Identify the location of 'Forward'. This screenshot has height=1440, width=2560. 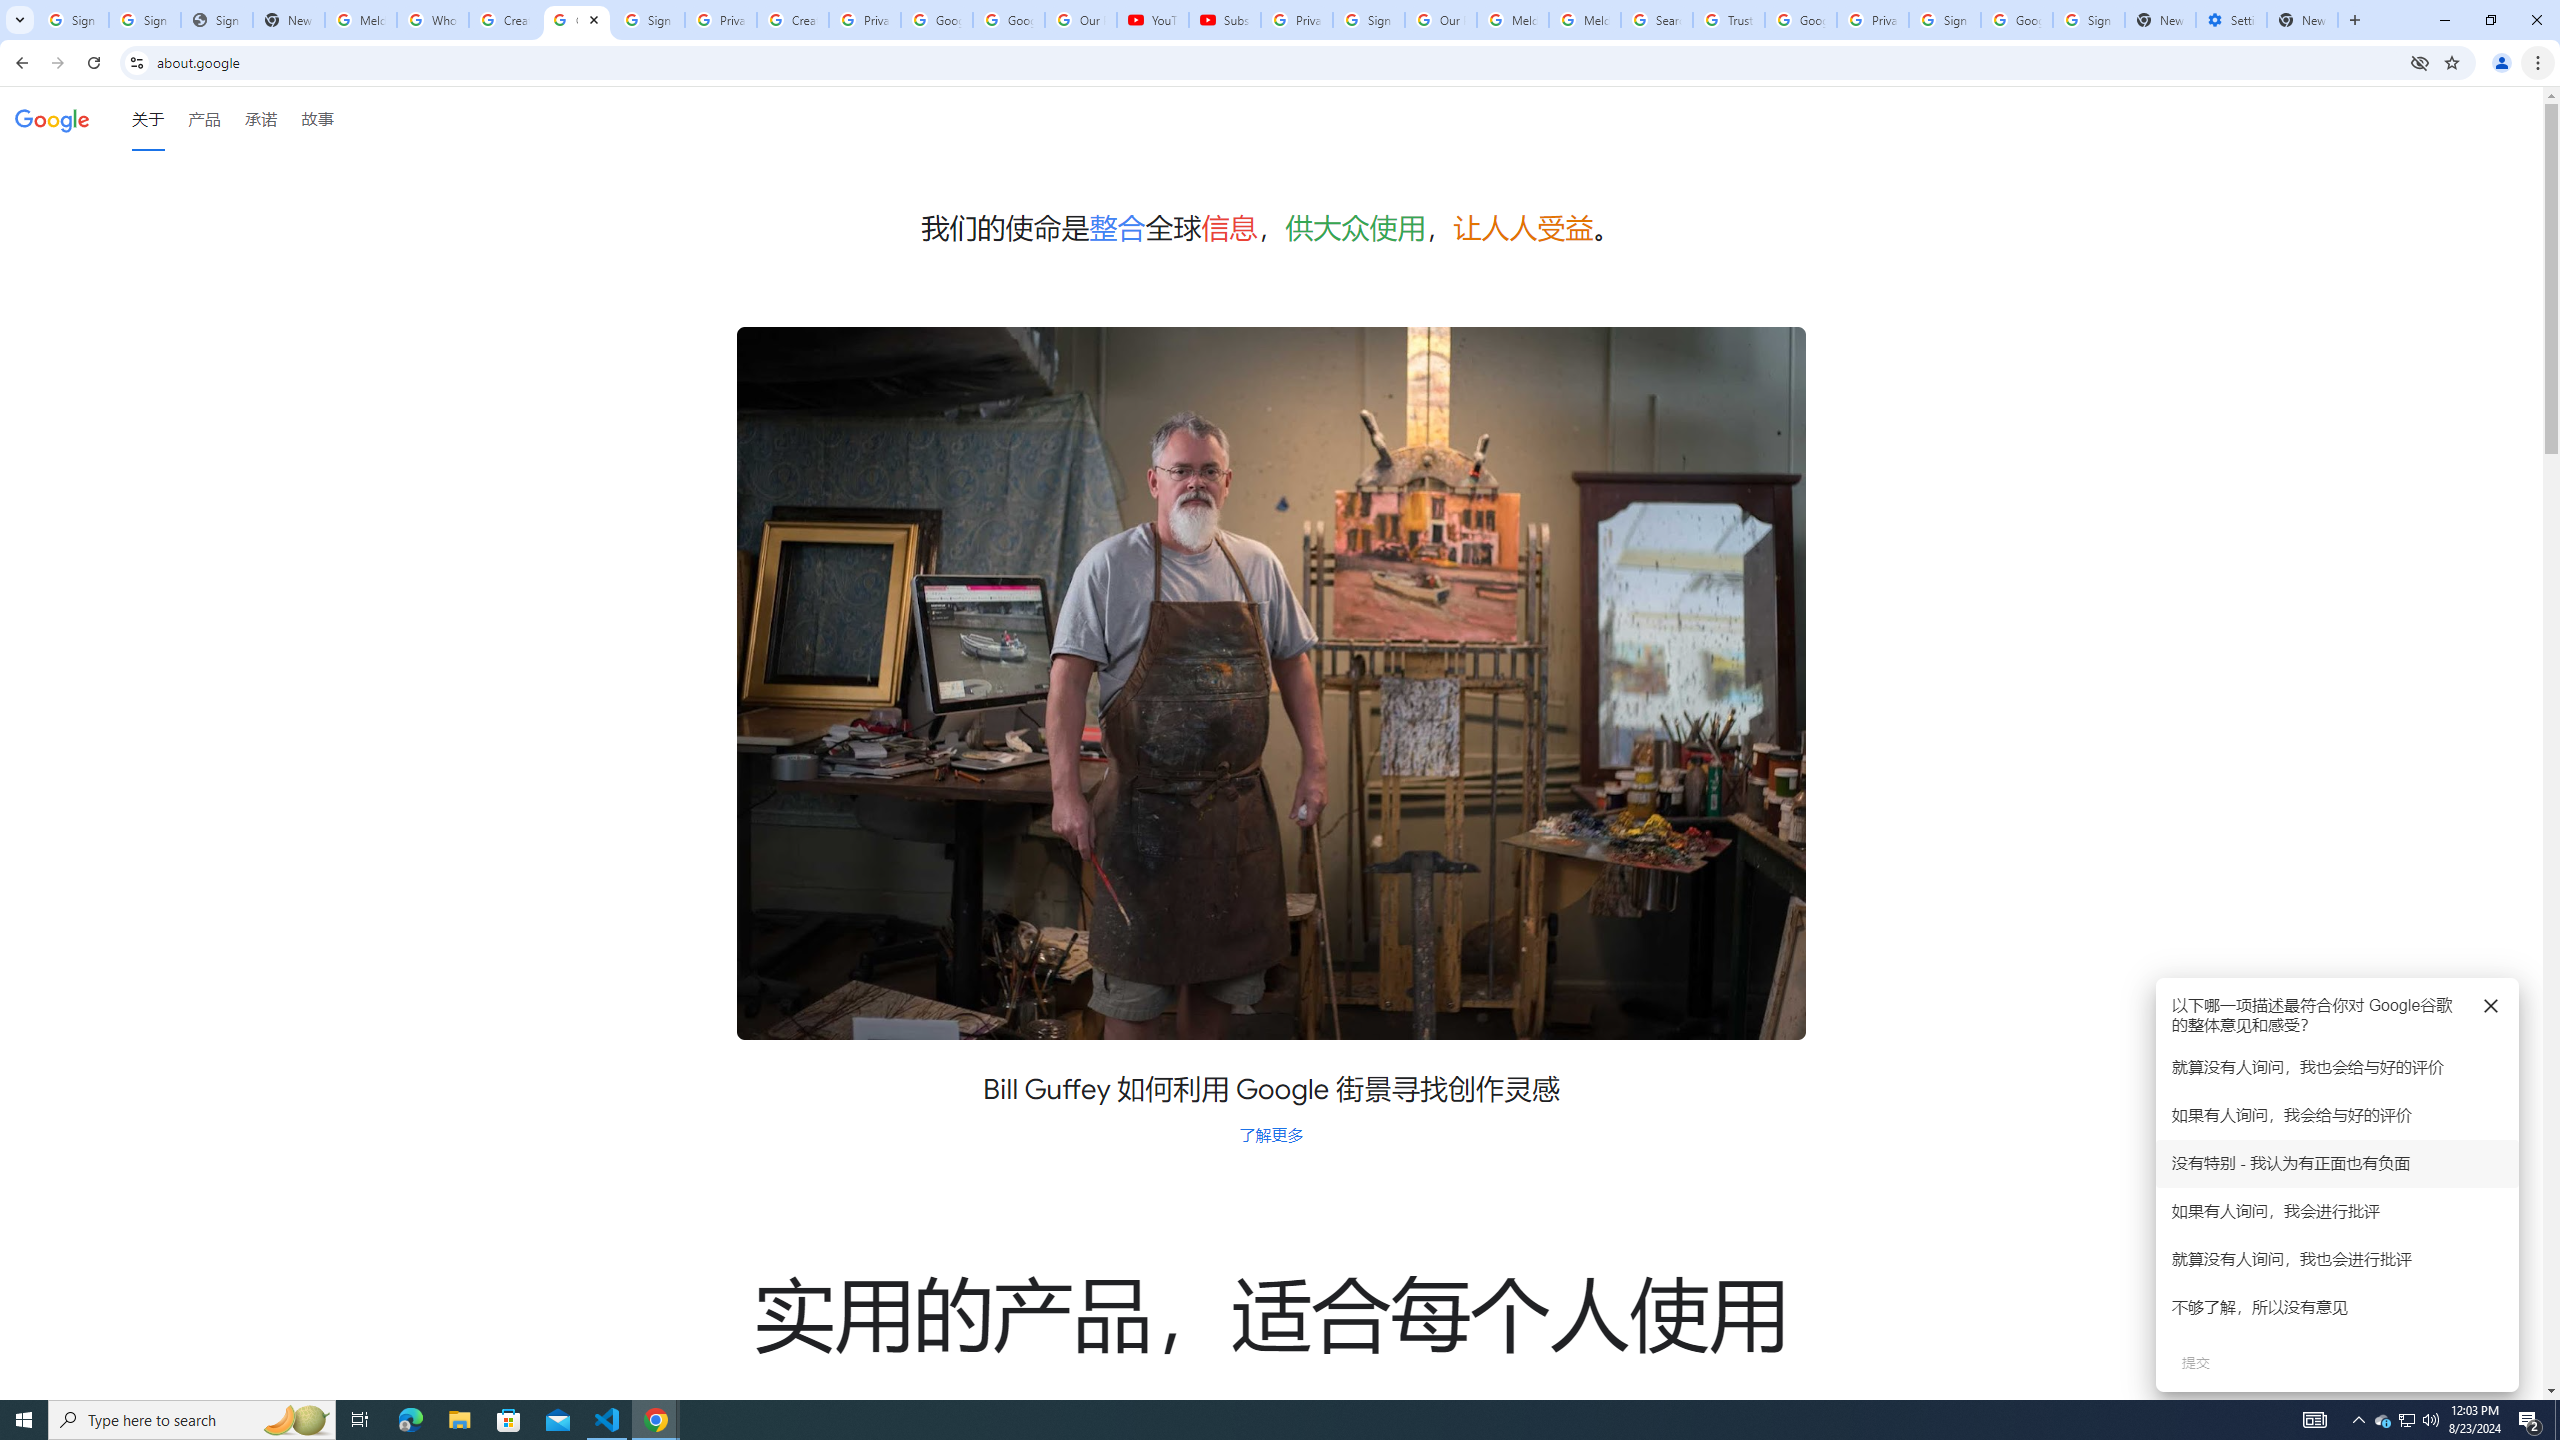
(57, 62).